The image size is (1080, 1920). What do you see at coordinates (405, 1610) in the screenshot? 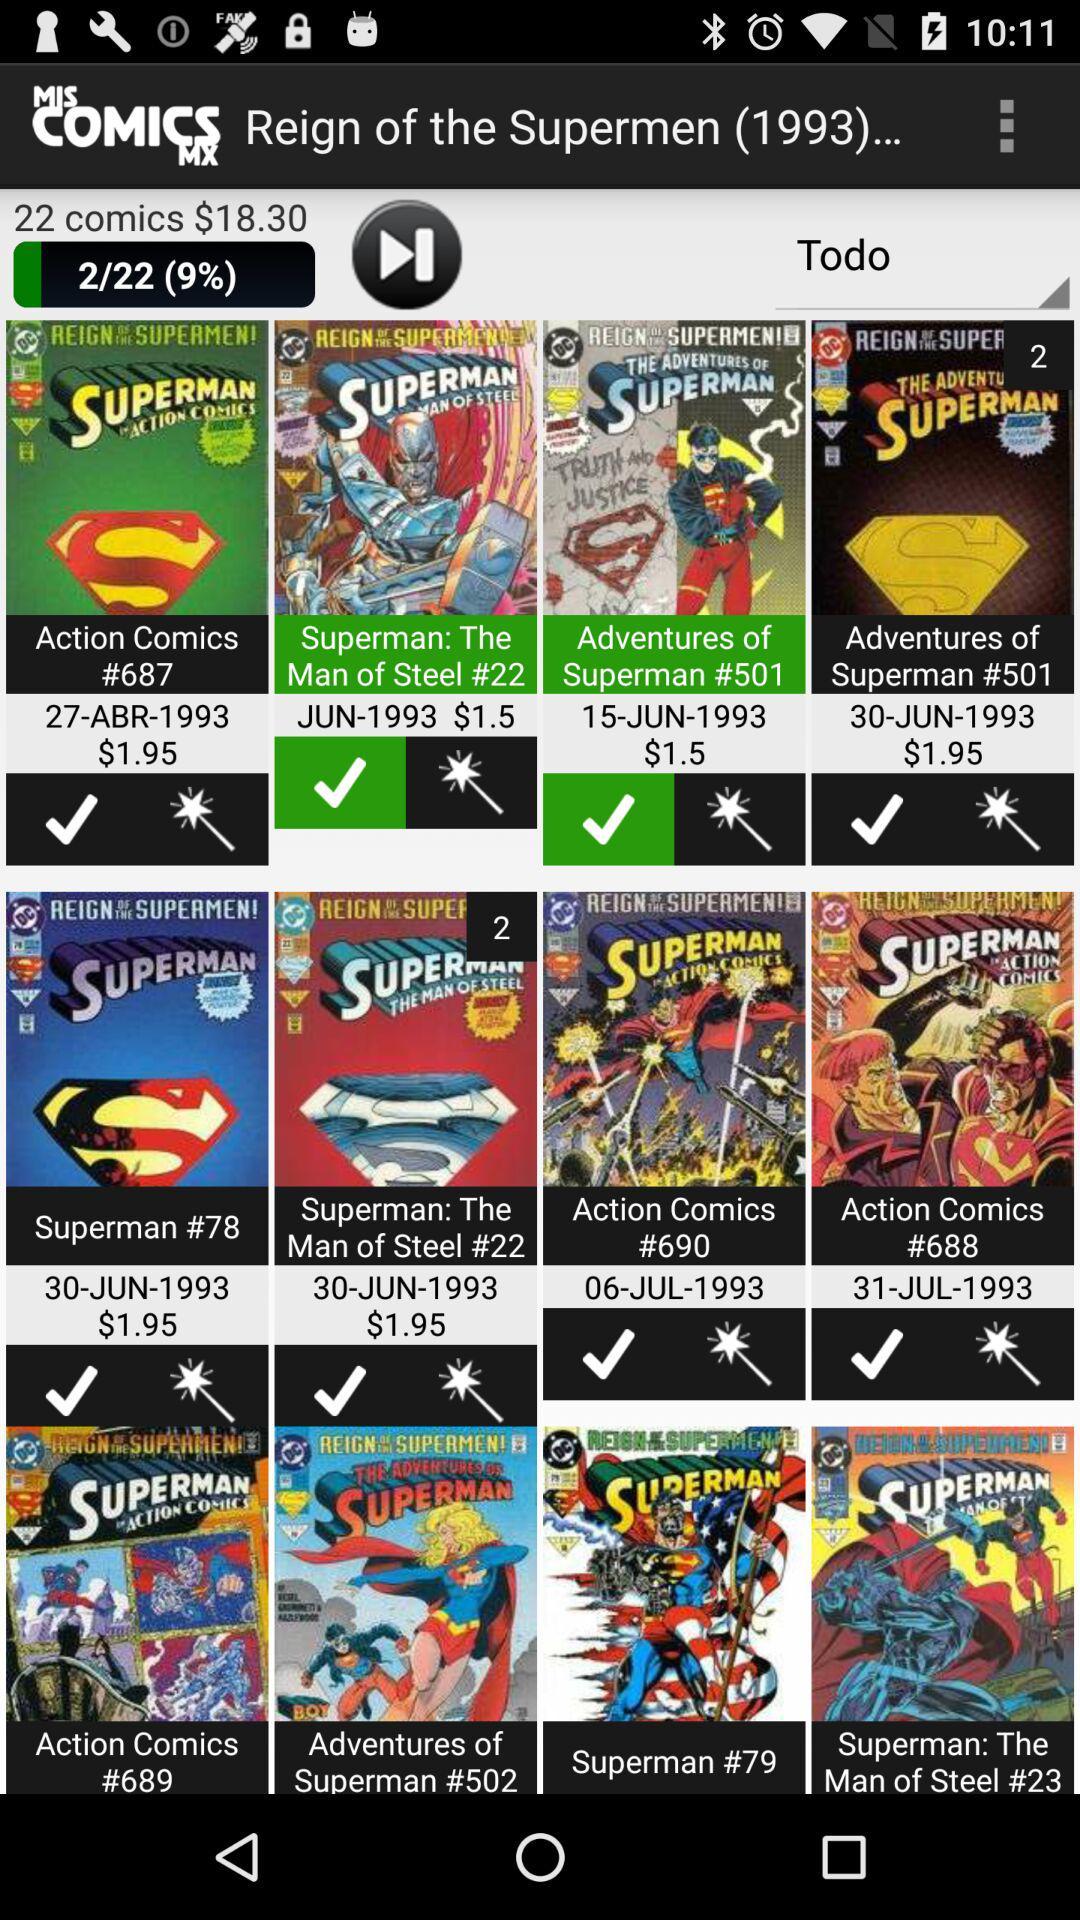
I see `comicbook` at bounding box center [405, 1610].